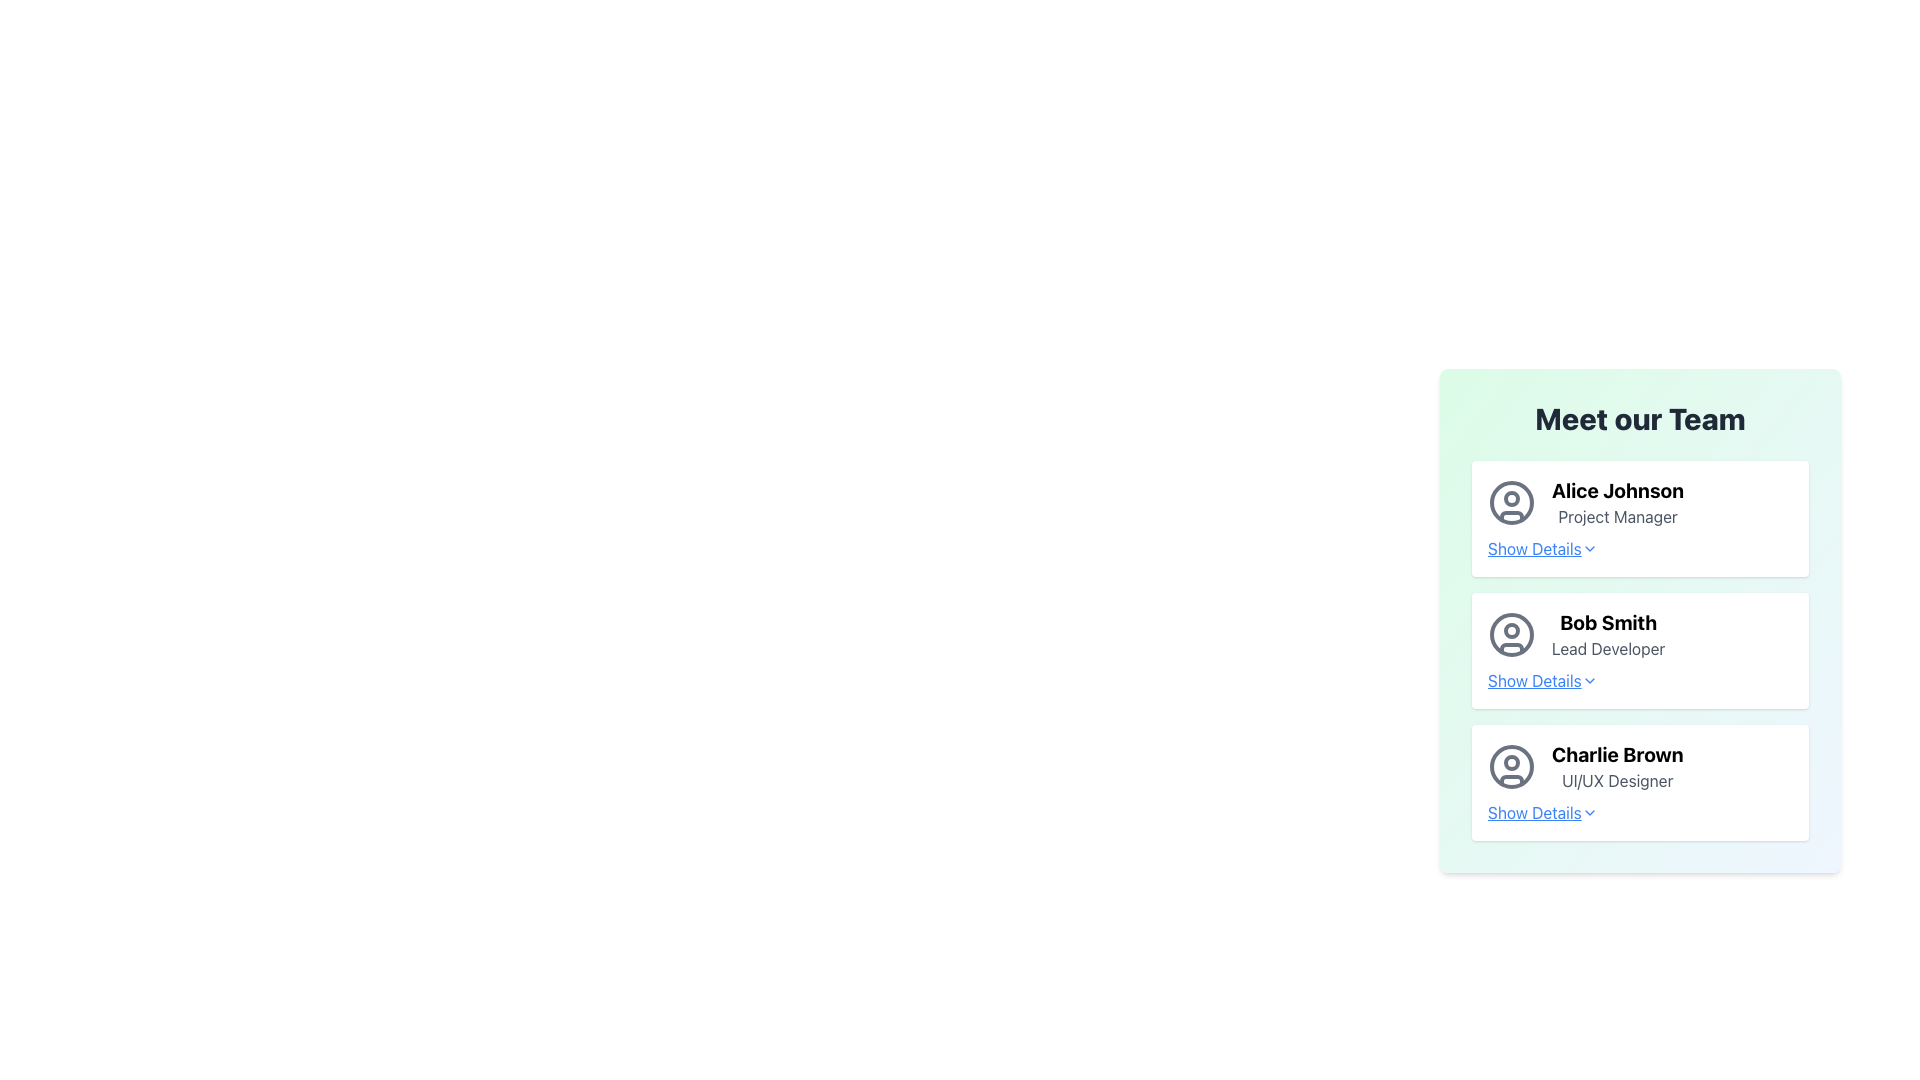 The height and width of the screenshot is (1080, 1920). I want to click on the SVG icon located to the right of the 'Show Details' text, which serves as a visual cue for expanded content related to 'Bob Smith, Lead Developer', so click(1588, 680).